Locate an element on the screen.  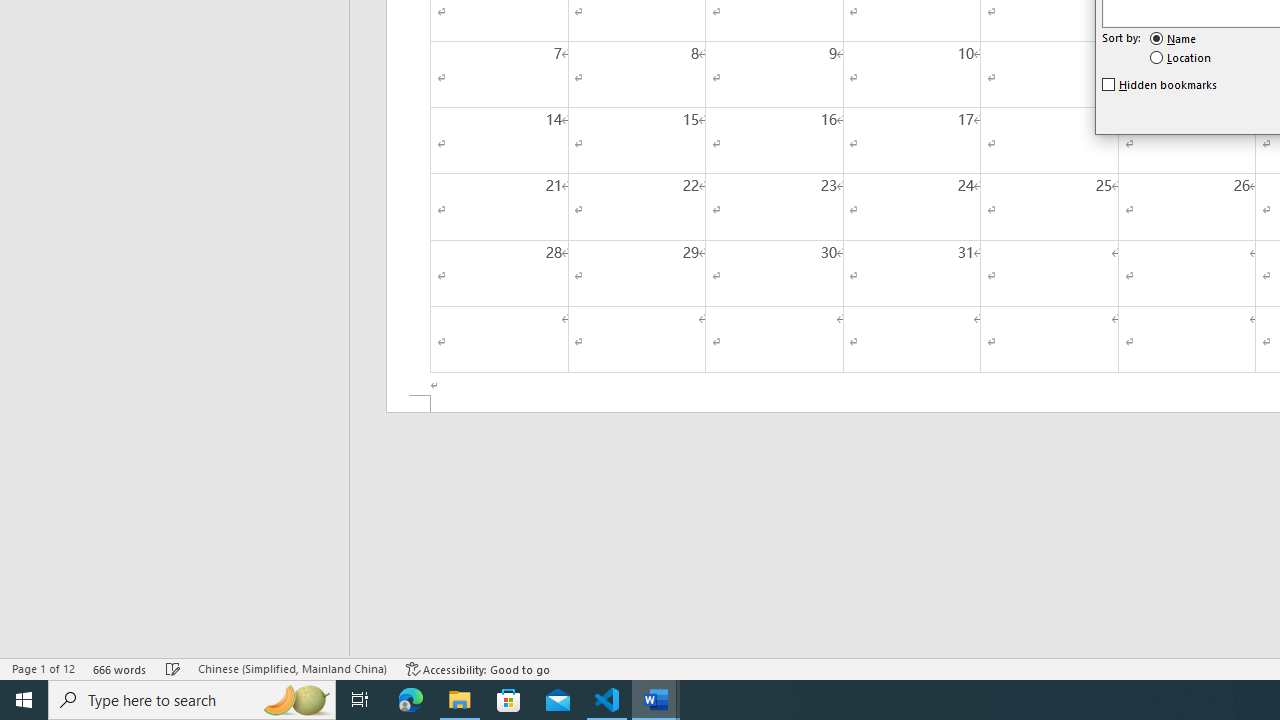
'Search highlights icon opens search home window' is located at coordinates (294, 698).